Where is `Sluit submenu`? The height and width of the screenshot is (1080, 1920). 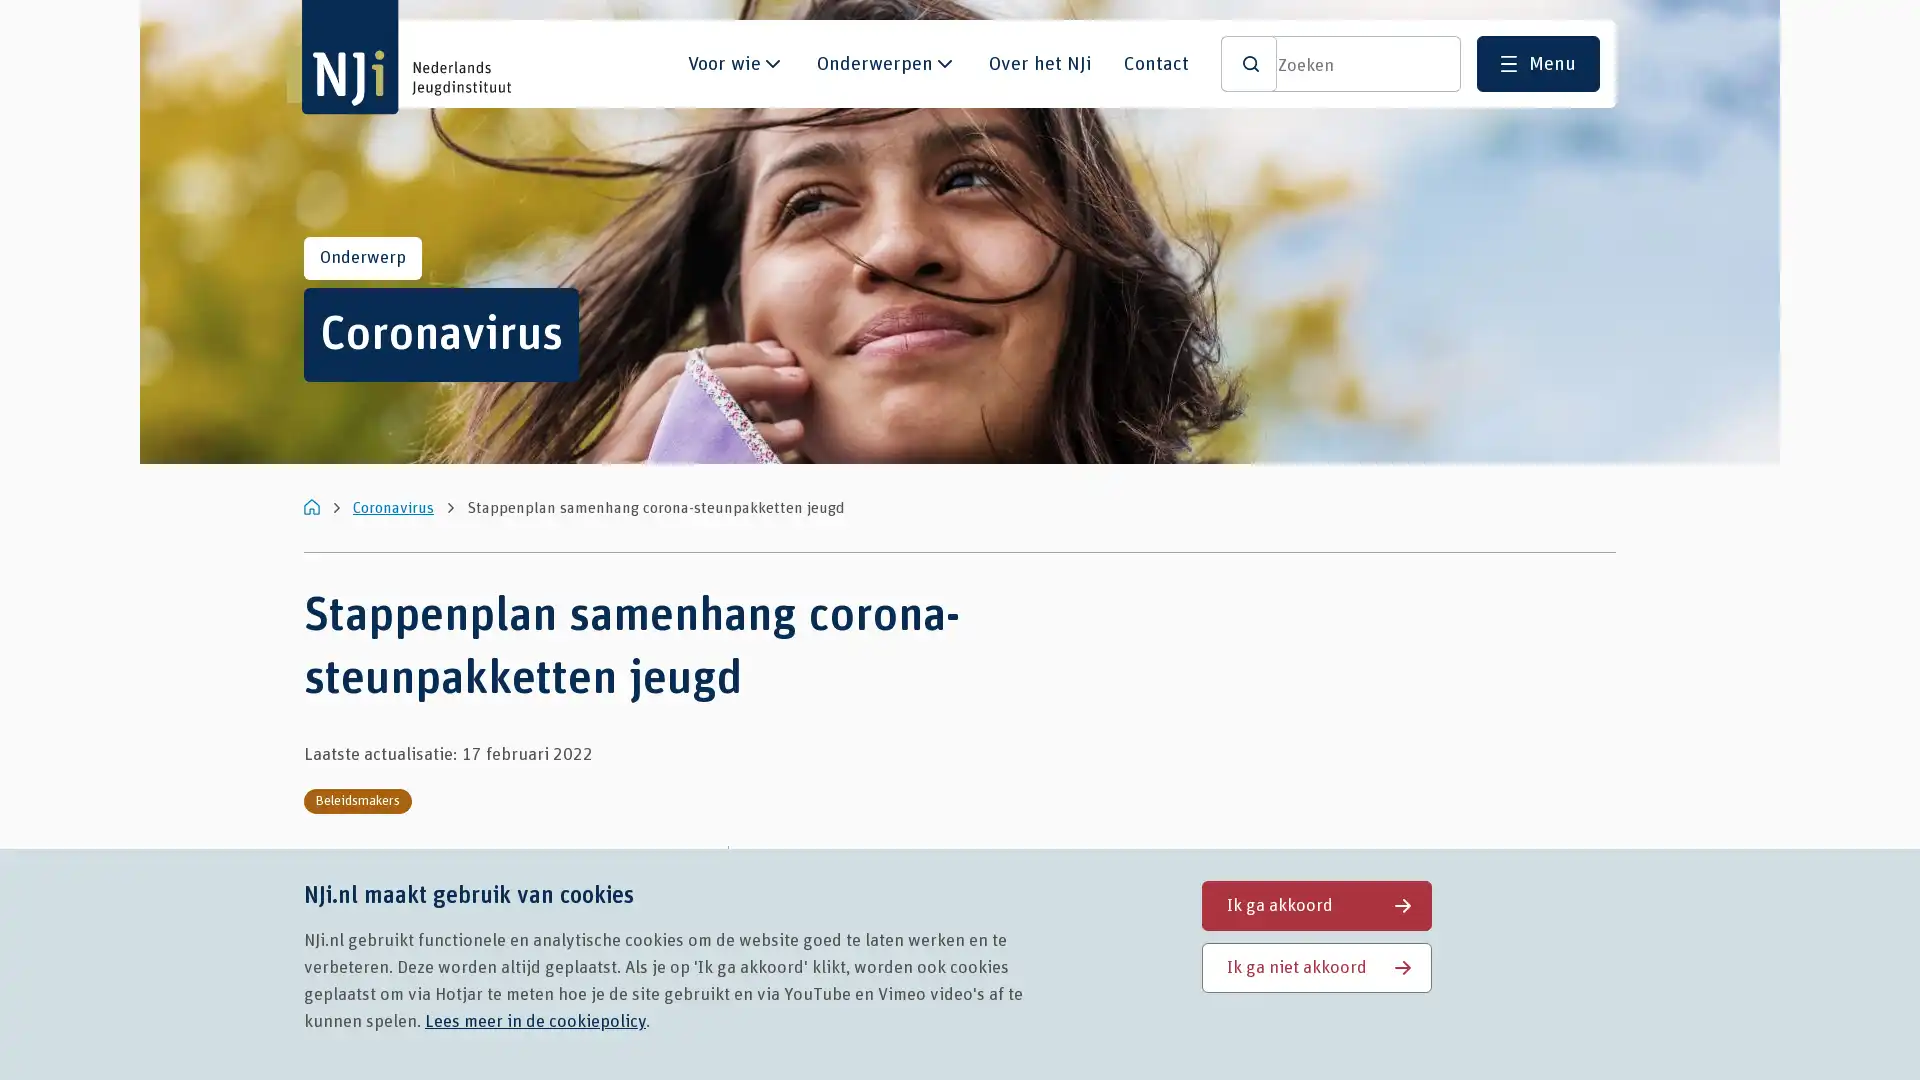 Sluit submenu is located at coordinates (944, 71).